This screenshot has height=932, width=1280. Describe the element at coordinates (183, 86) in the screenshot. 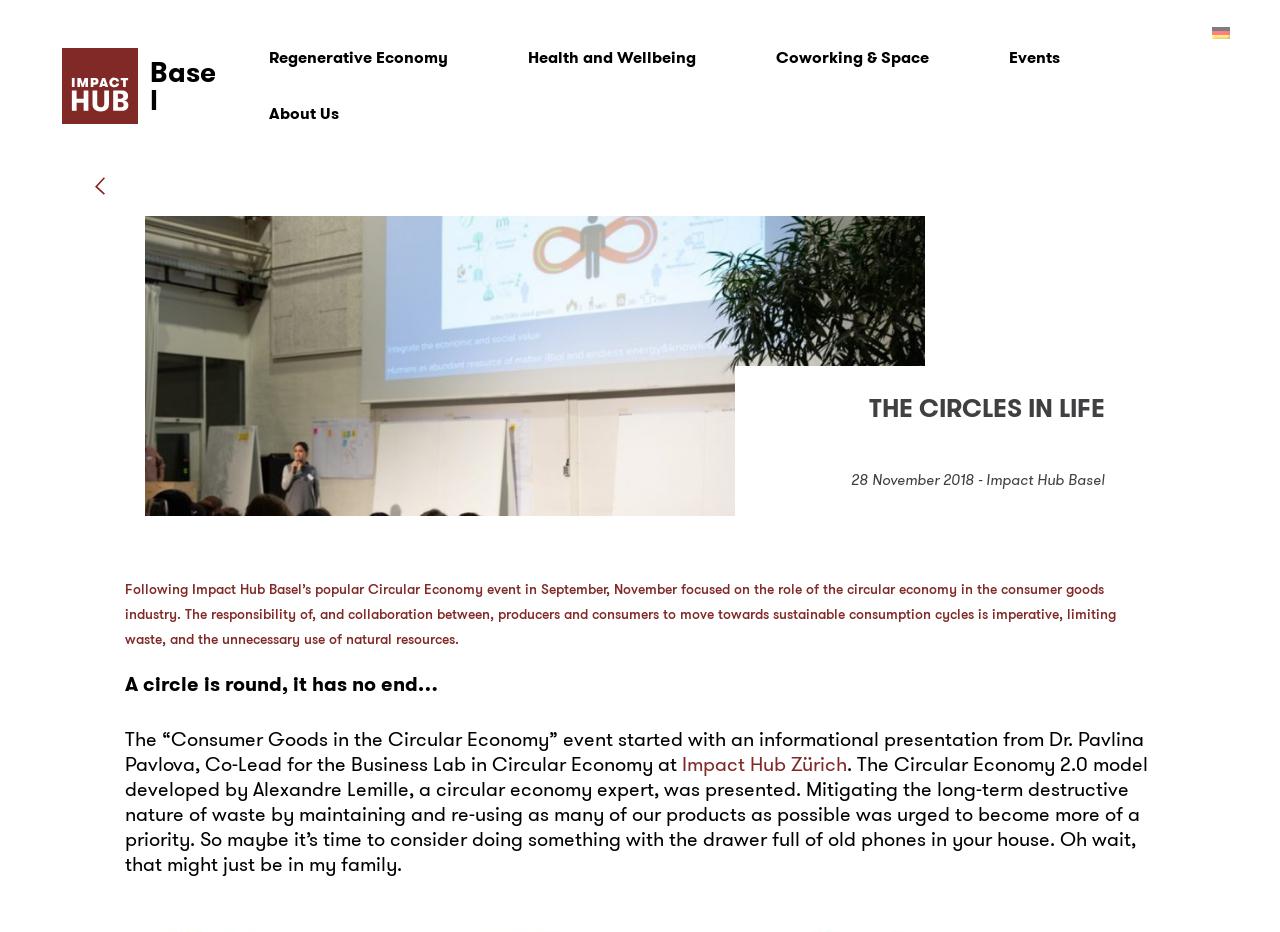

I see `'Basel'` at that location.